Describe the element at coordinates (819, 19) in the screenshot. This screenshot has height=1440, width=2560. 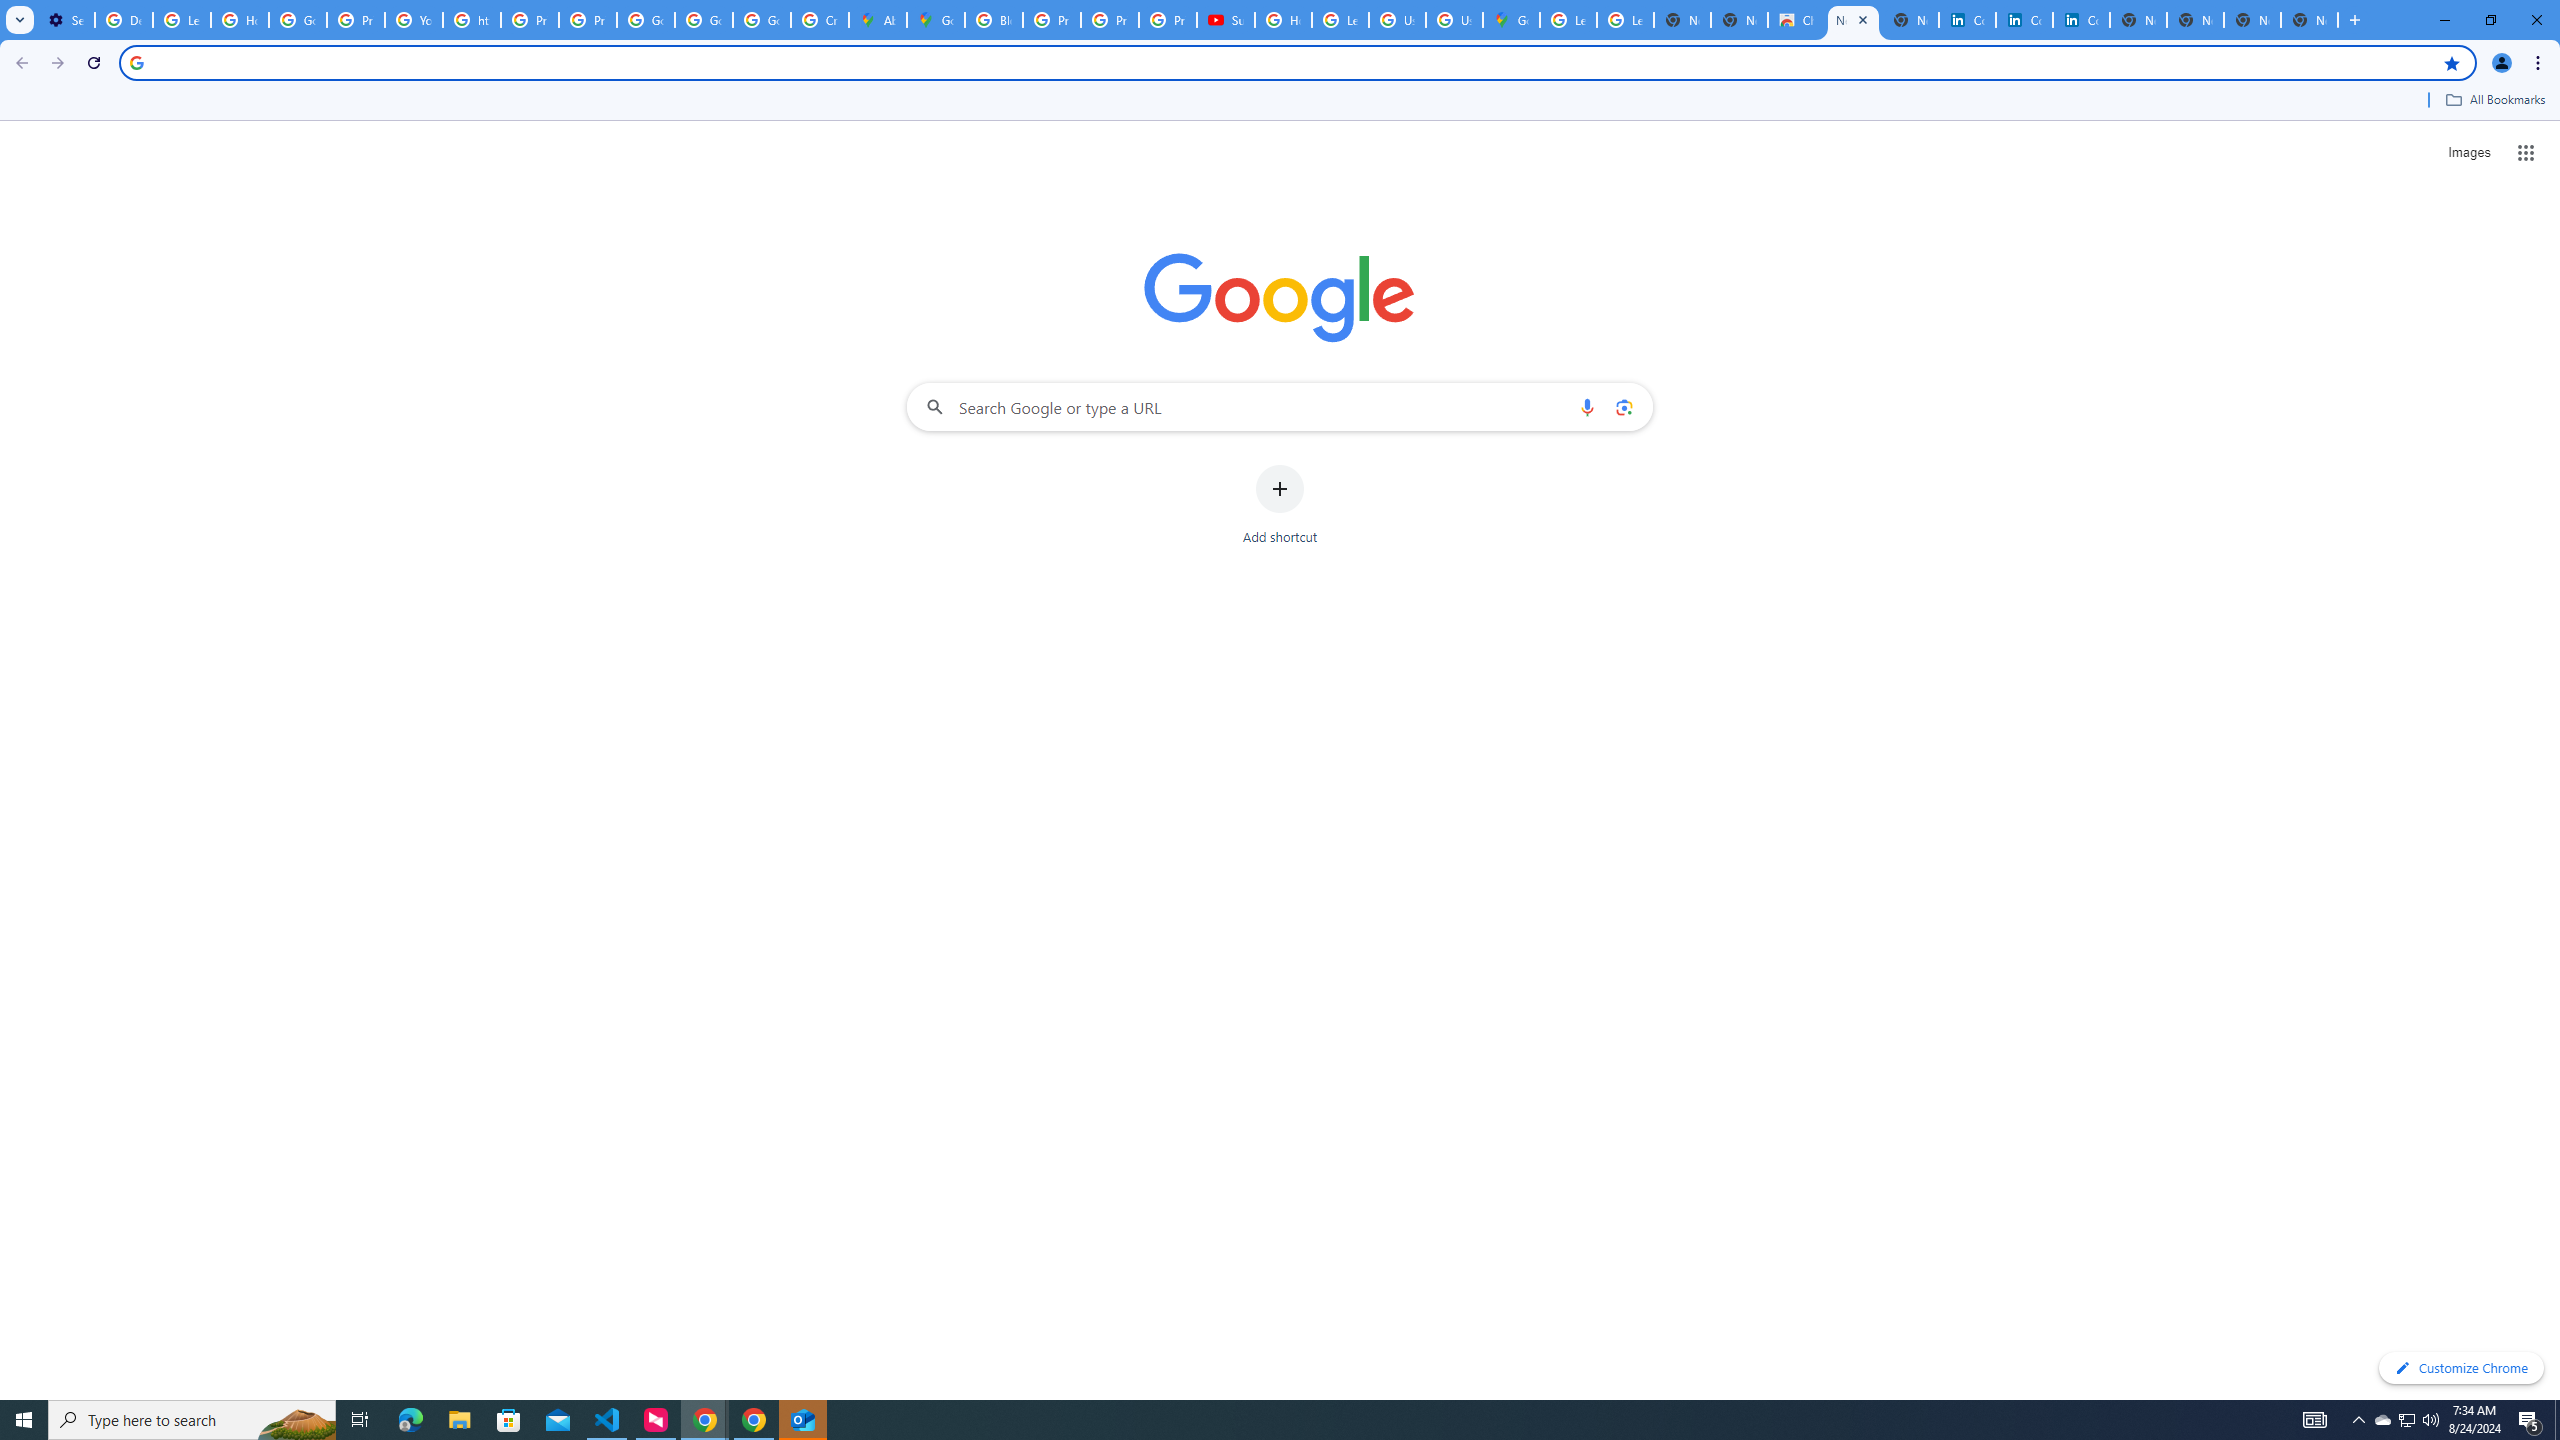
I see `'Create your Google Account'` at that location.